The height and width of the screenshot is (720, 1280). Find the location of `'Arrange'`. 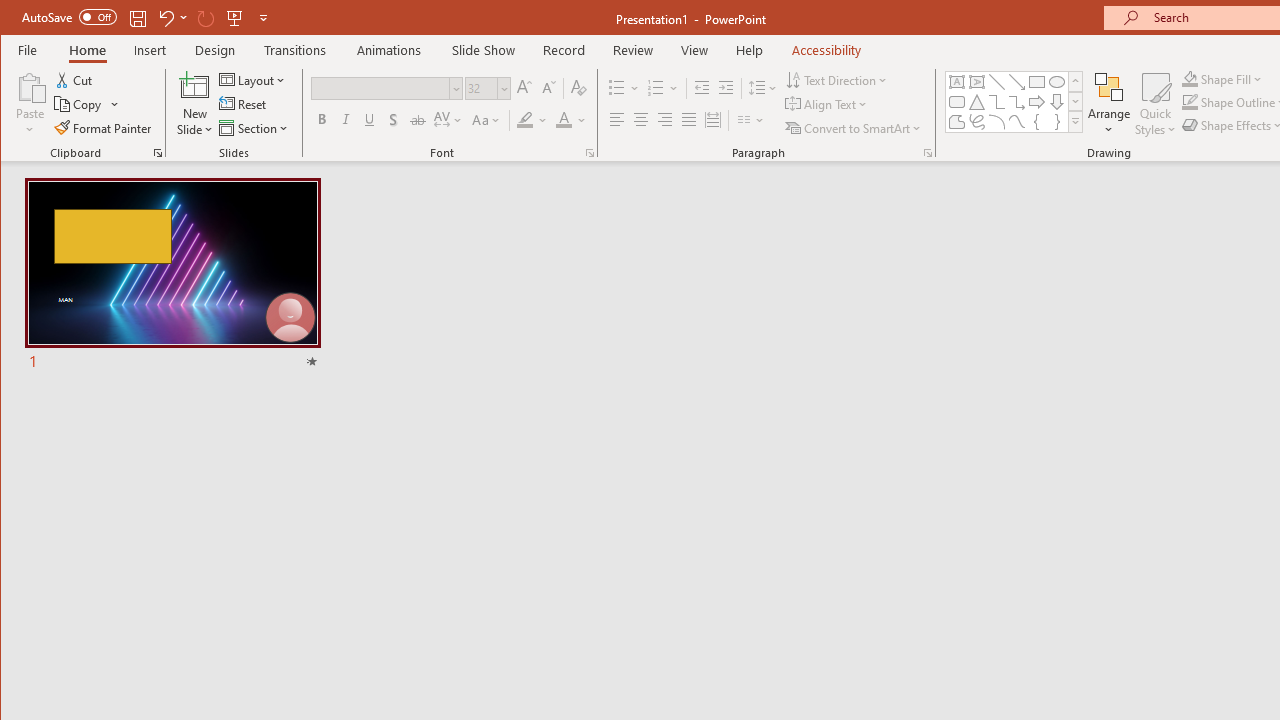

'Arrange' is located at coordinates (1108, 104).